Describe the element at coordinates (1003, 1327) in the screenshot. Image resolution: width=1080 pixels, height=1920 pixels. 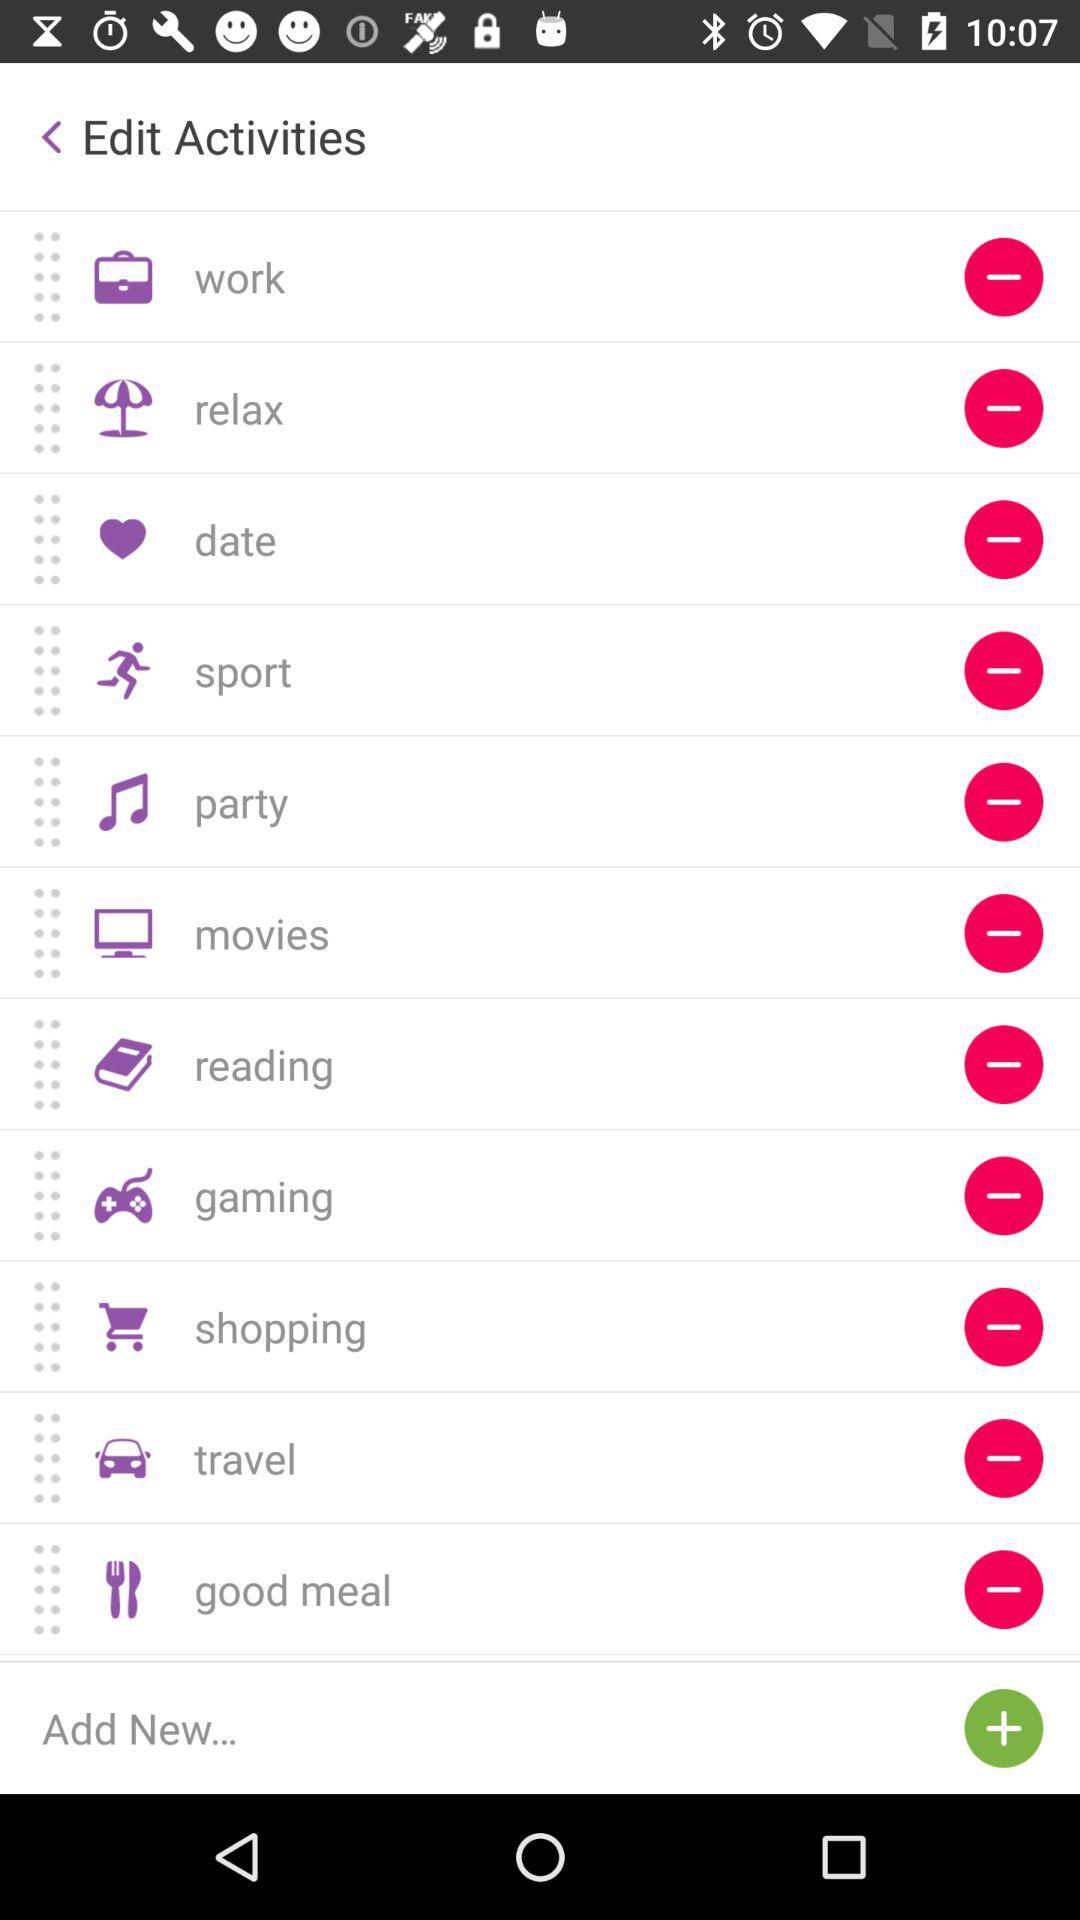
I see `enable the option` at that location.